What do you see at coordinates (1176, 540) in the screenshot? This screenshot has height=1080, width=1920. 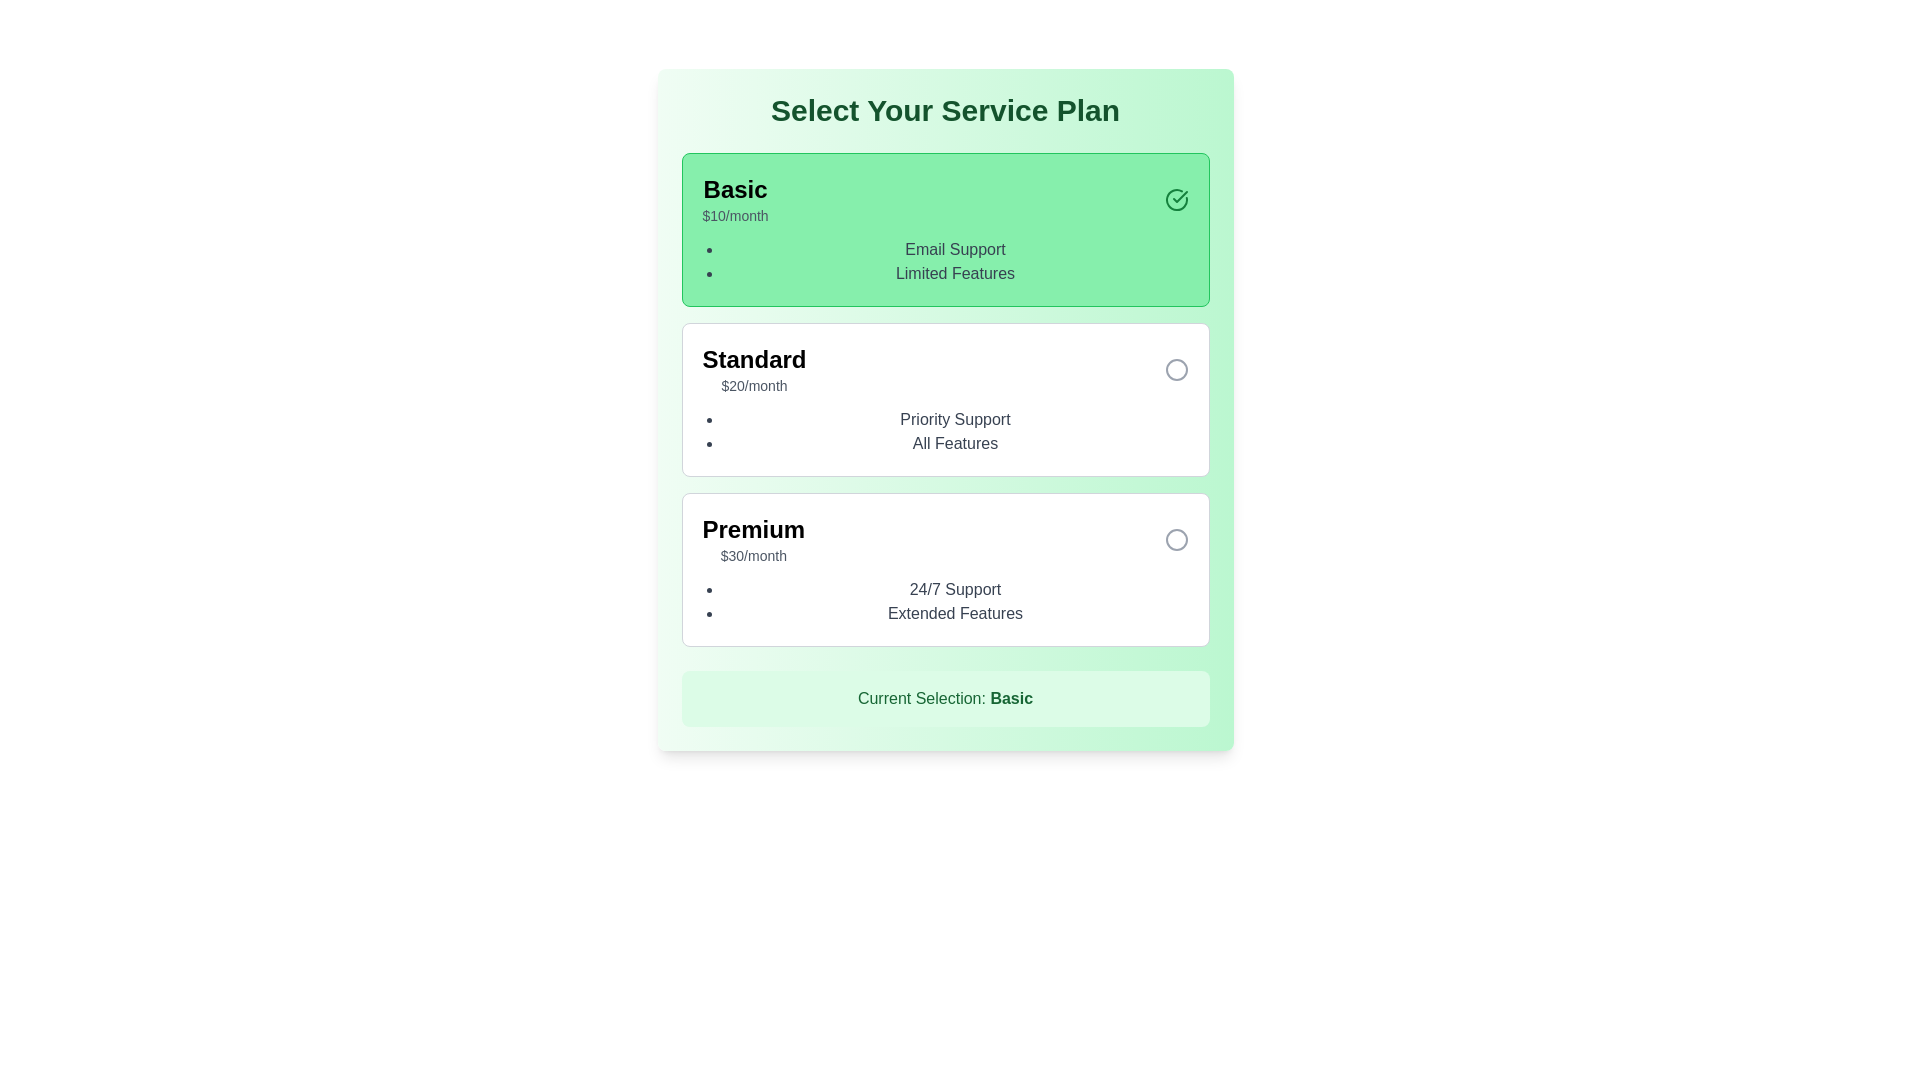 I see `the circular selection indicator located at the far-right end of the row labeled 'Premium $30/month'` at bounding box center [1176, 540].